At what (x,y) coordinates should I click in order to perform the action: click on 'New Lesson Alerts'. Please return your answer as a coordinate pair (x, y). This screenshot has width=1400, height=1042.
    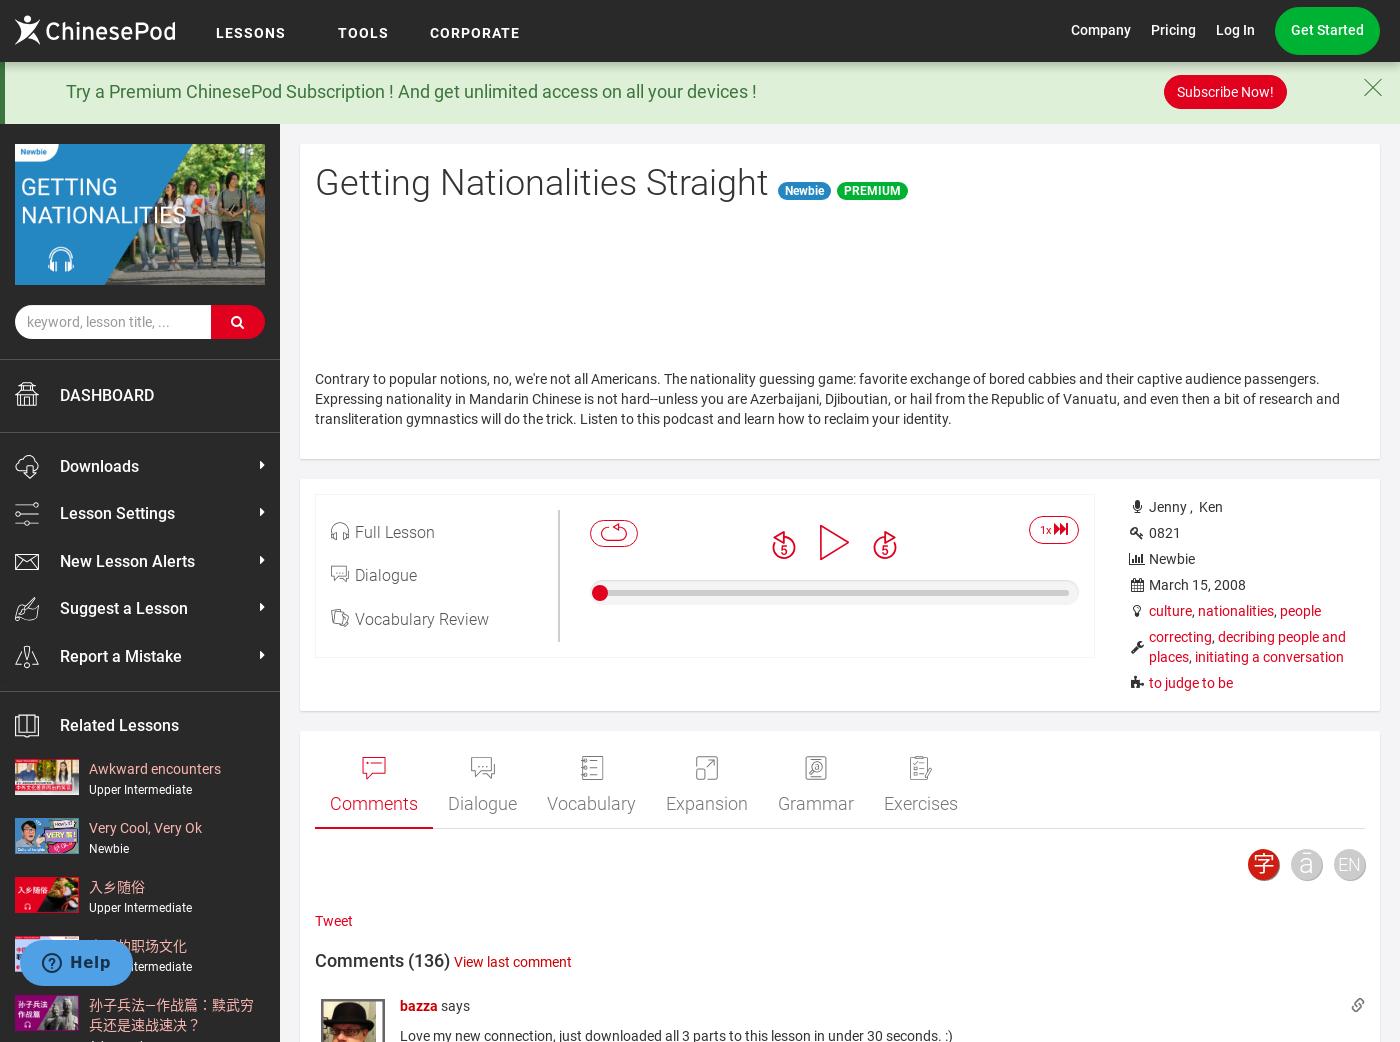
    Looking at the image, I should click on (60, 559).